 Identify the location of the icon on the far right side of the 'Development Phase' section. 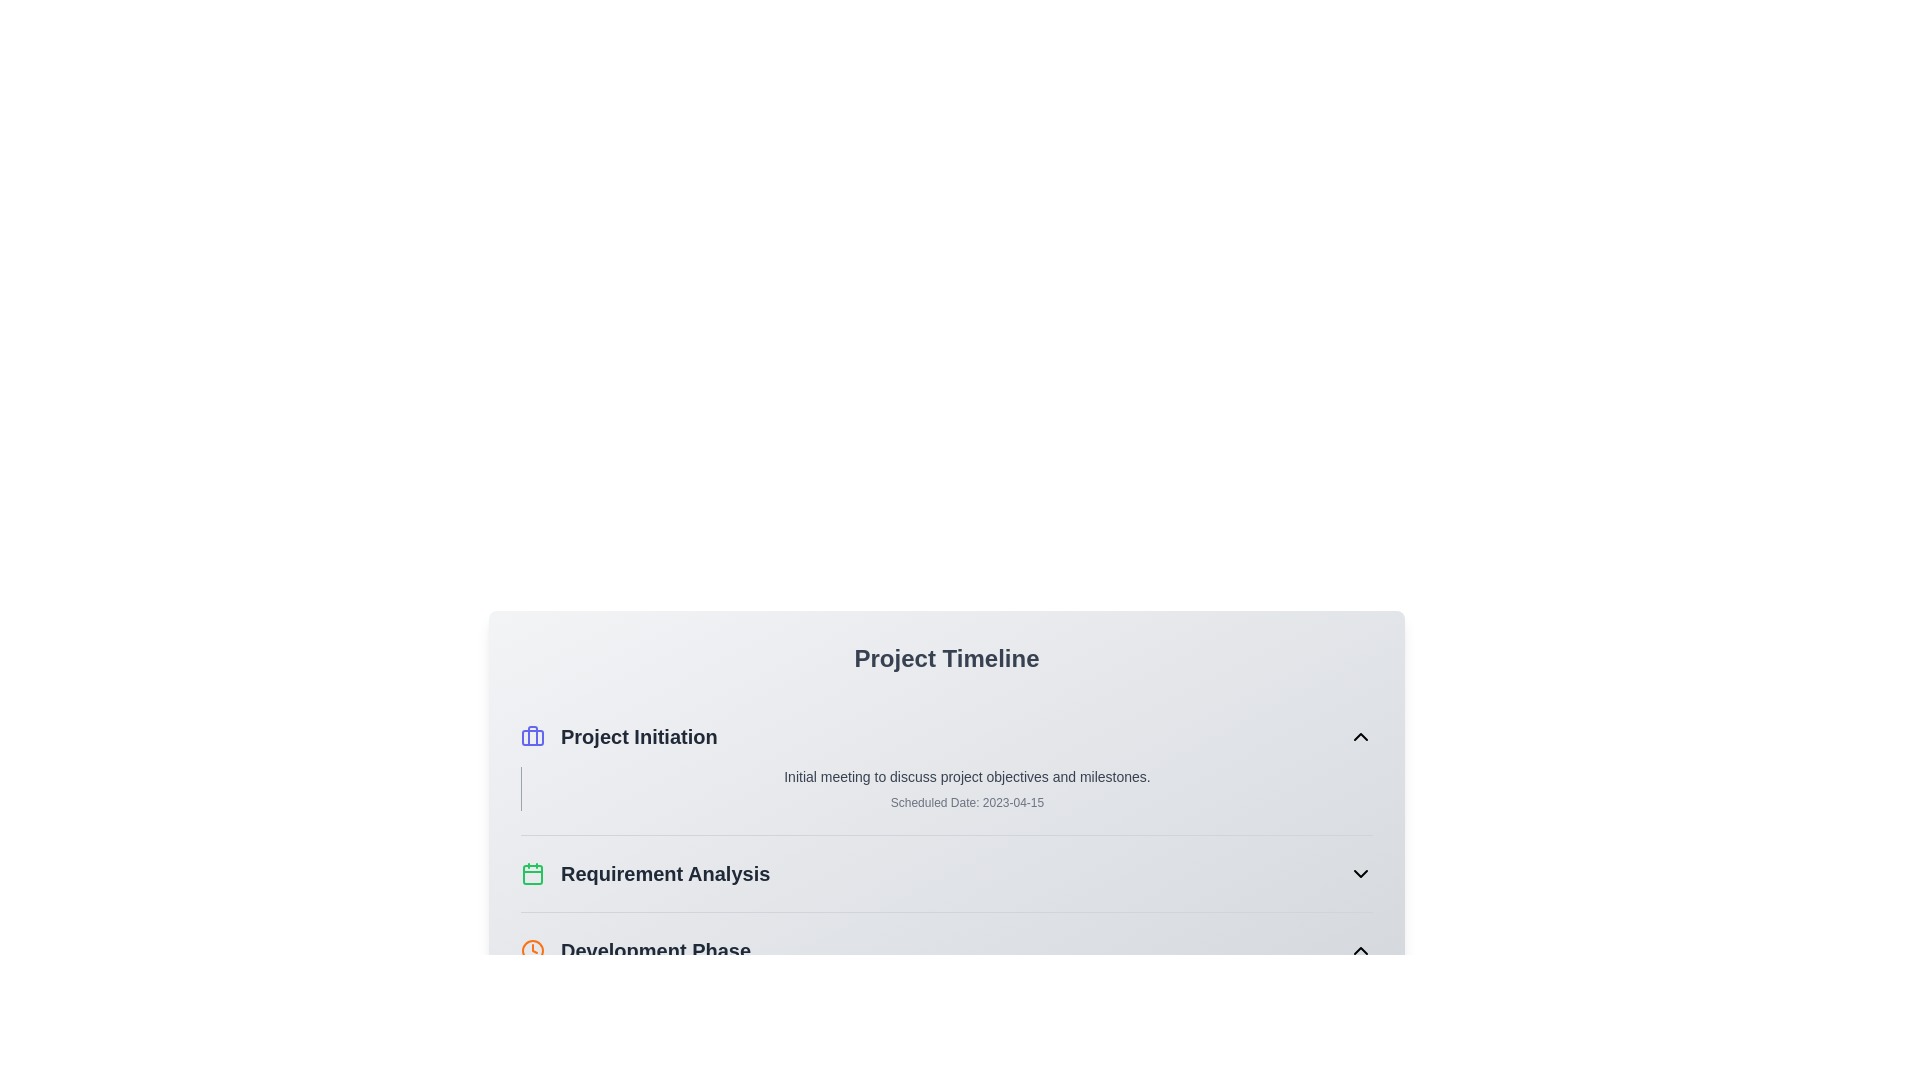
(1360, 950).